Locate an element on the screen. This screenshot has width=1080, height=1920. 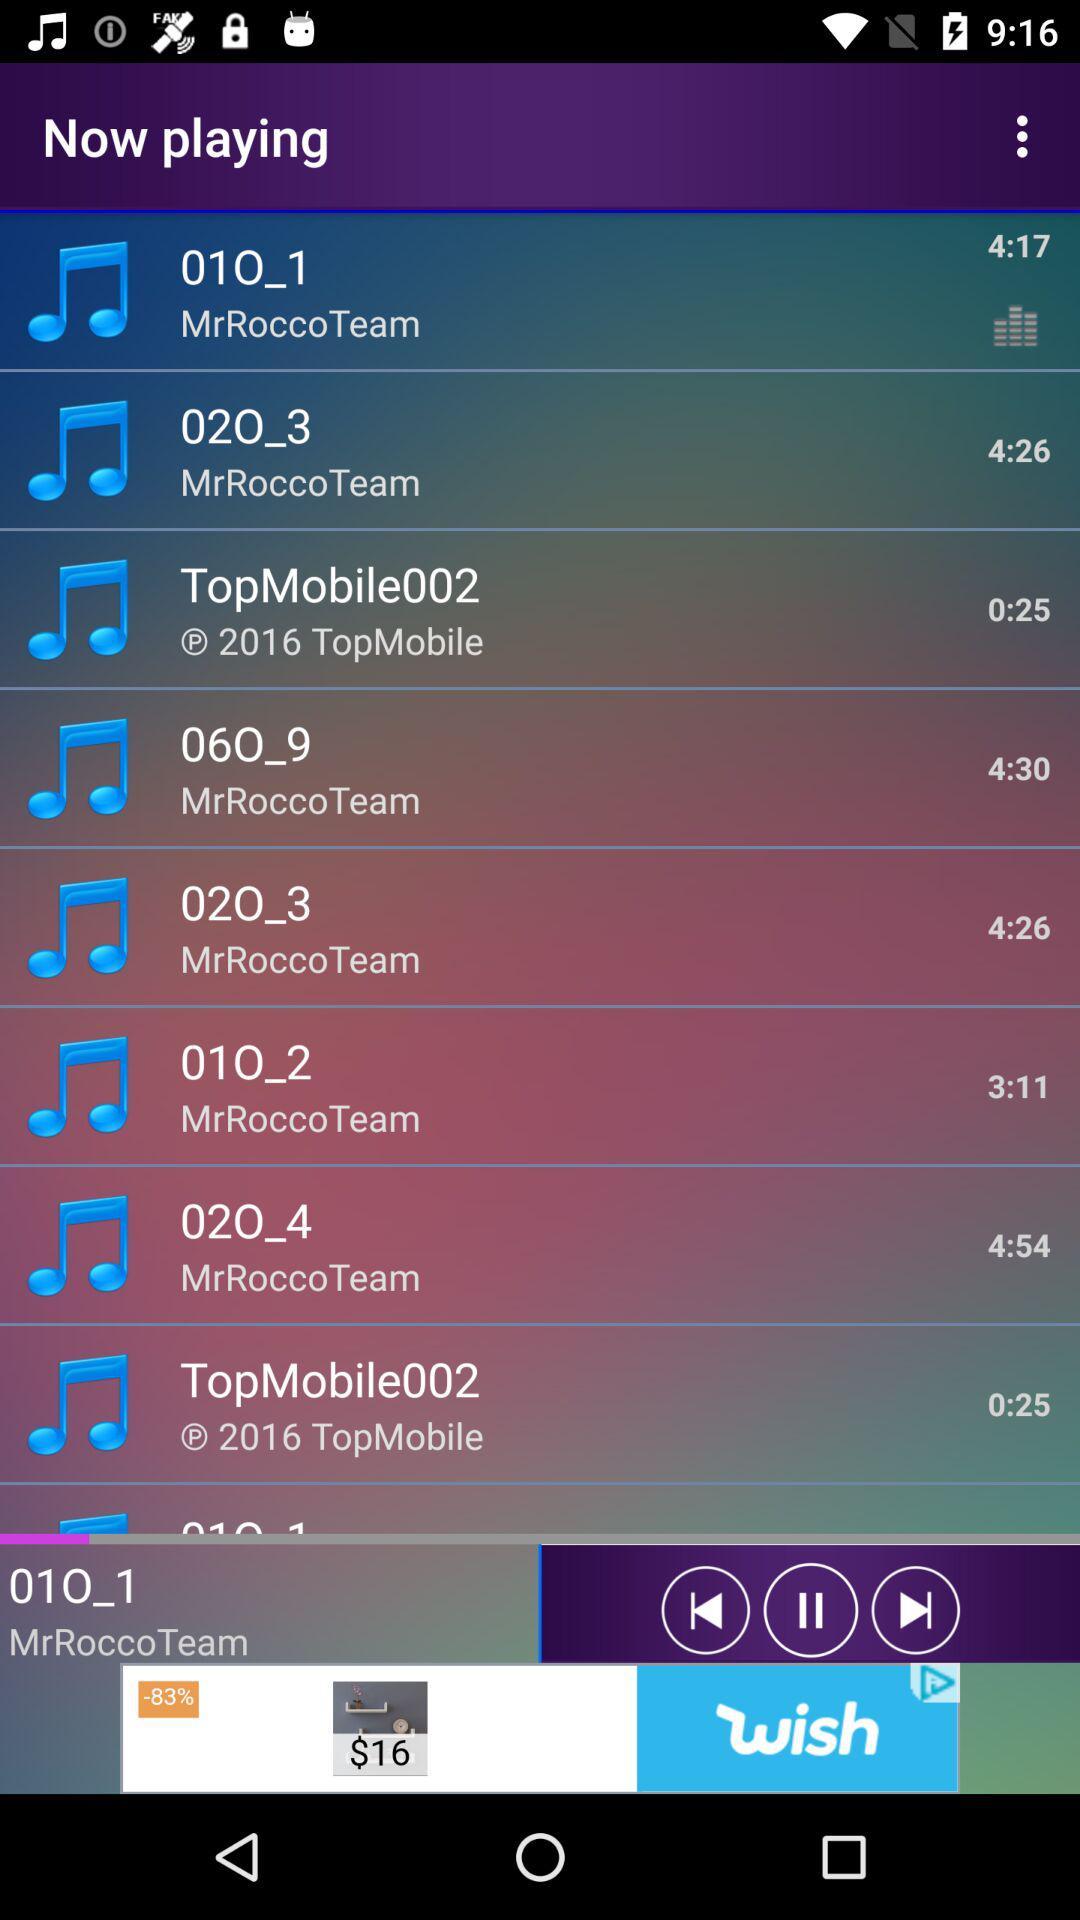
adverdesment link is located at coordinates (540, 1727).